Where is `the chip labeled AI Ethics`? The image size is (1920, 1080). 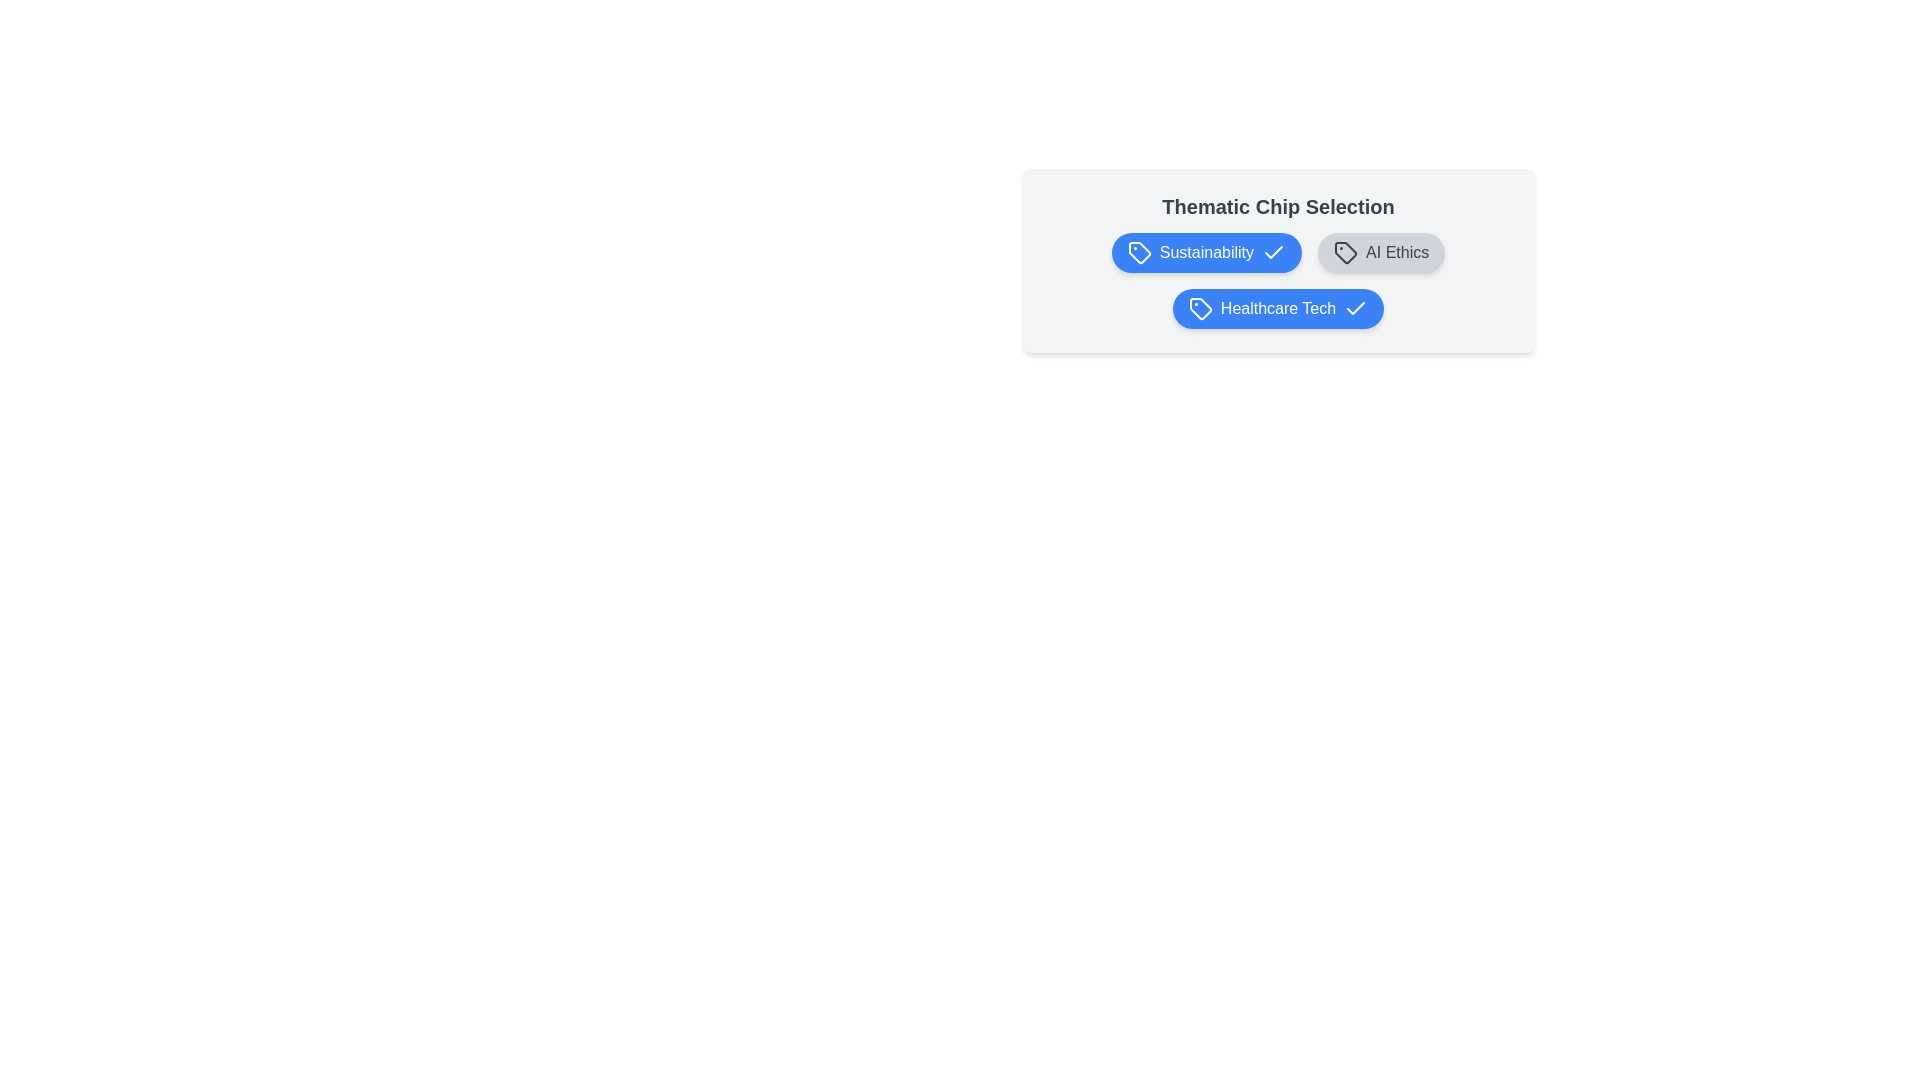 the chip labeled AI Ethics is located at coordinates (1380, 252).